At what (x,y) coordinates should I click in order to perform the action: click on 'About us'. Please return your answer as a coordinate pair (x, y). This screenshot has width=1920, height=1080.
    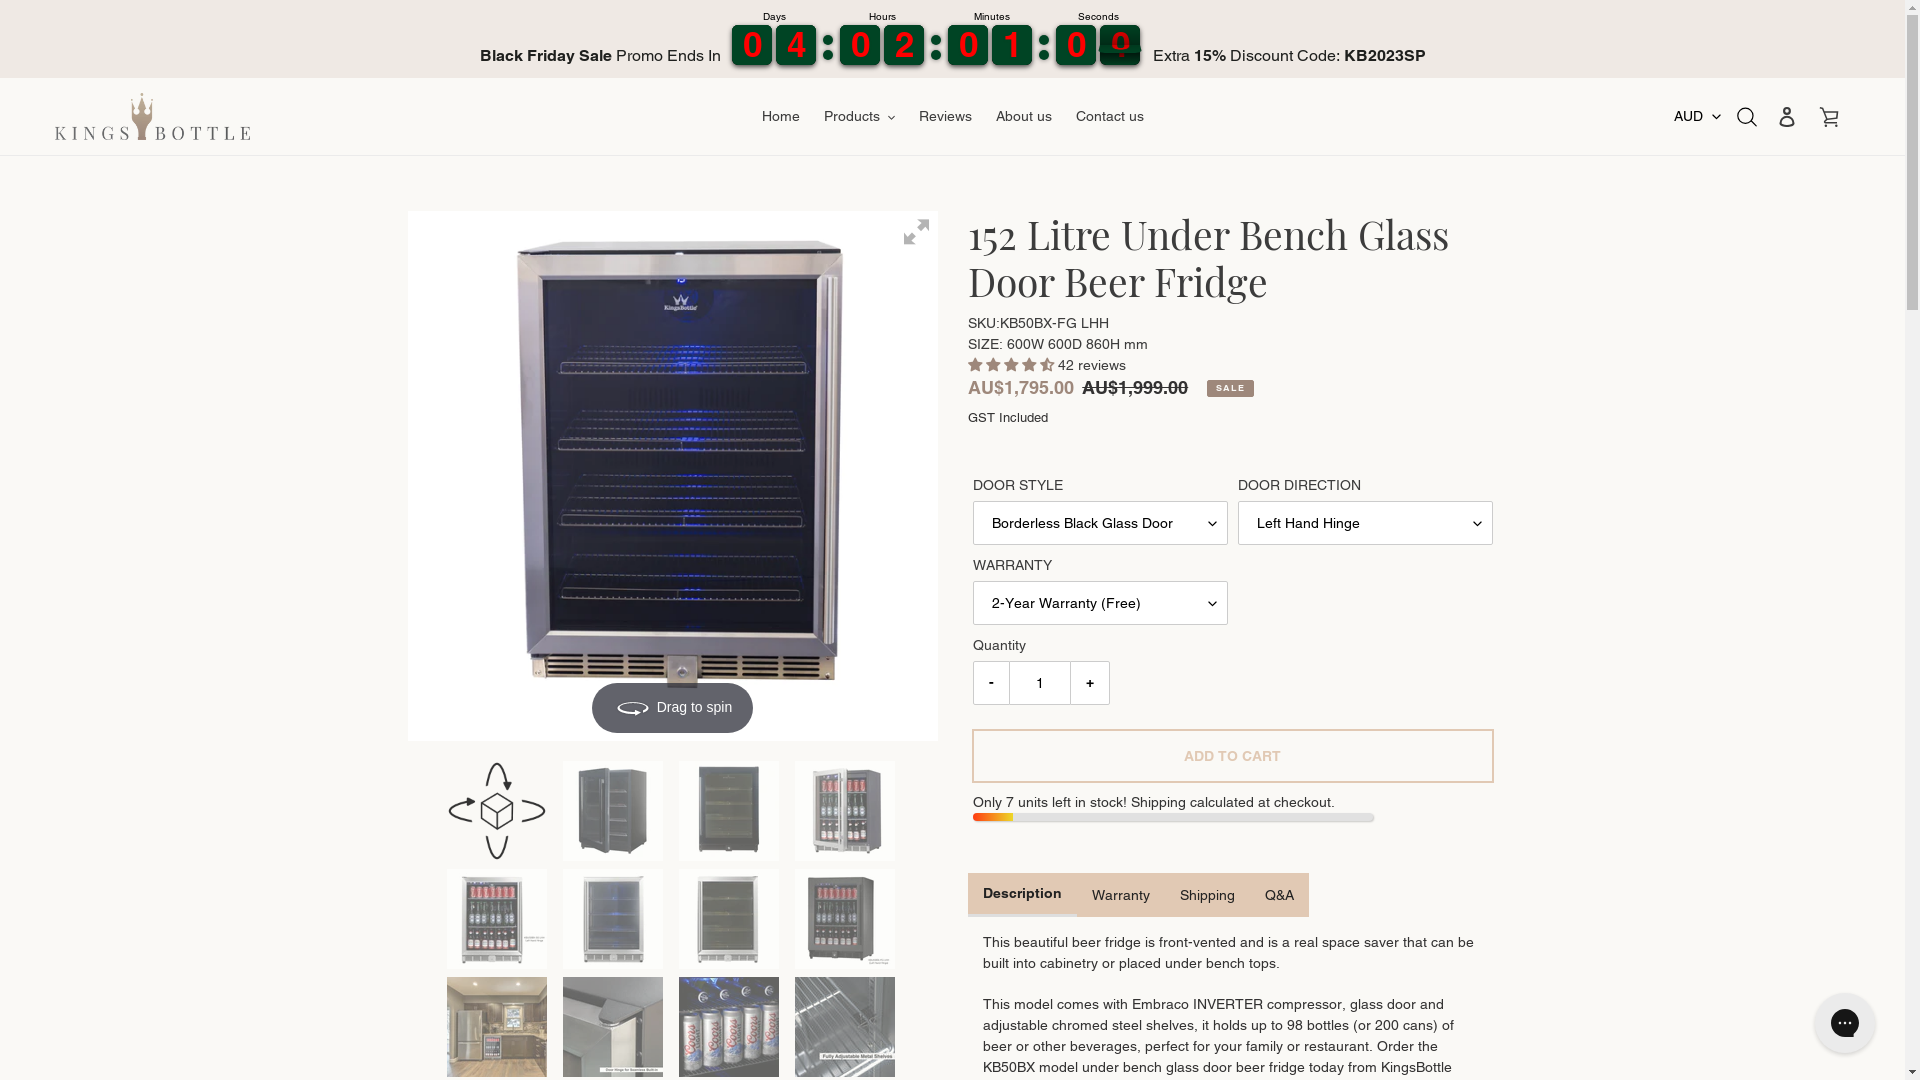
    Looking at the image, I should click on (985, 116).